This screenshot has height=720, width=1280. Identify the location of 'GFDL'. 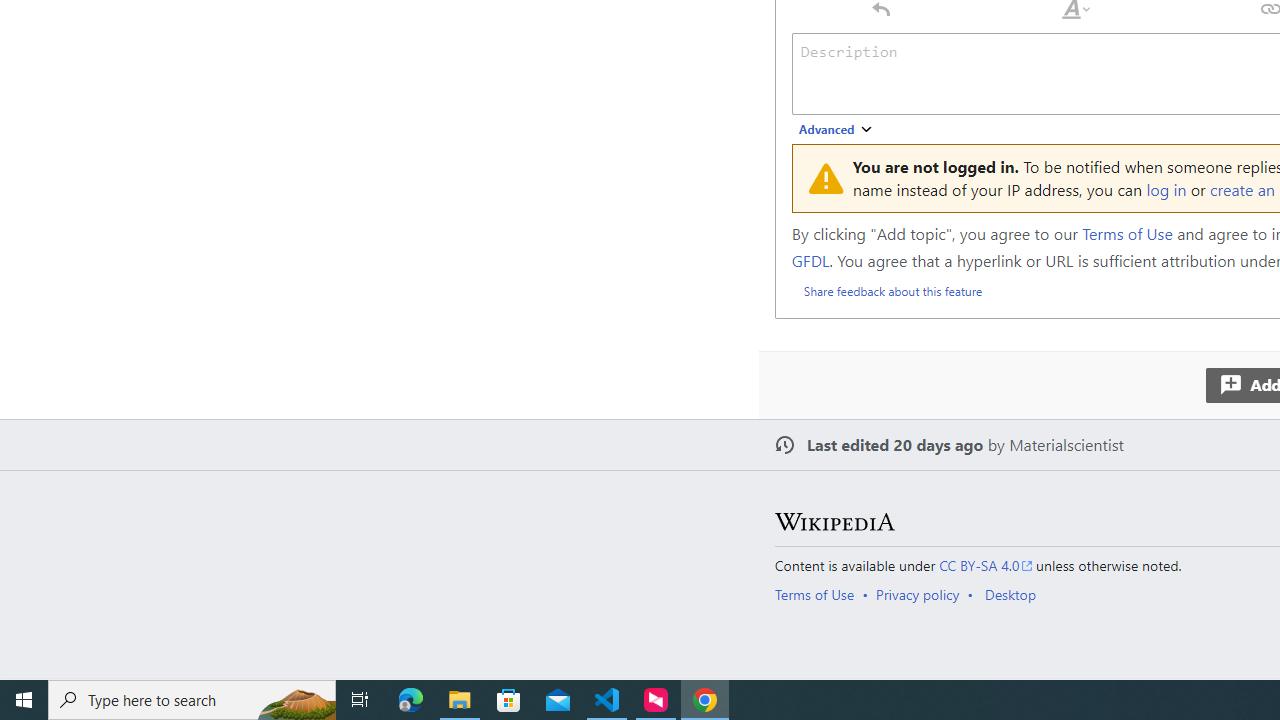
(810, 258).